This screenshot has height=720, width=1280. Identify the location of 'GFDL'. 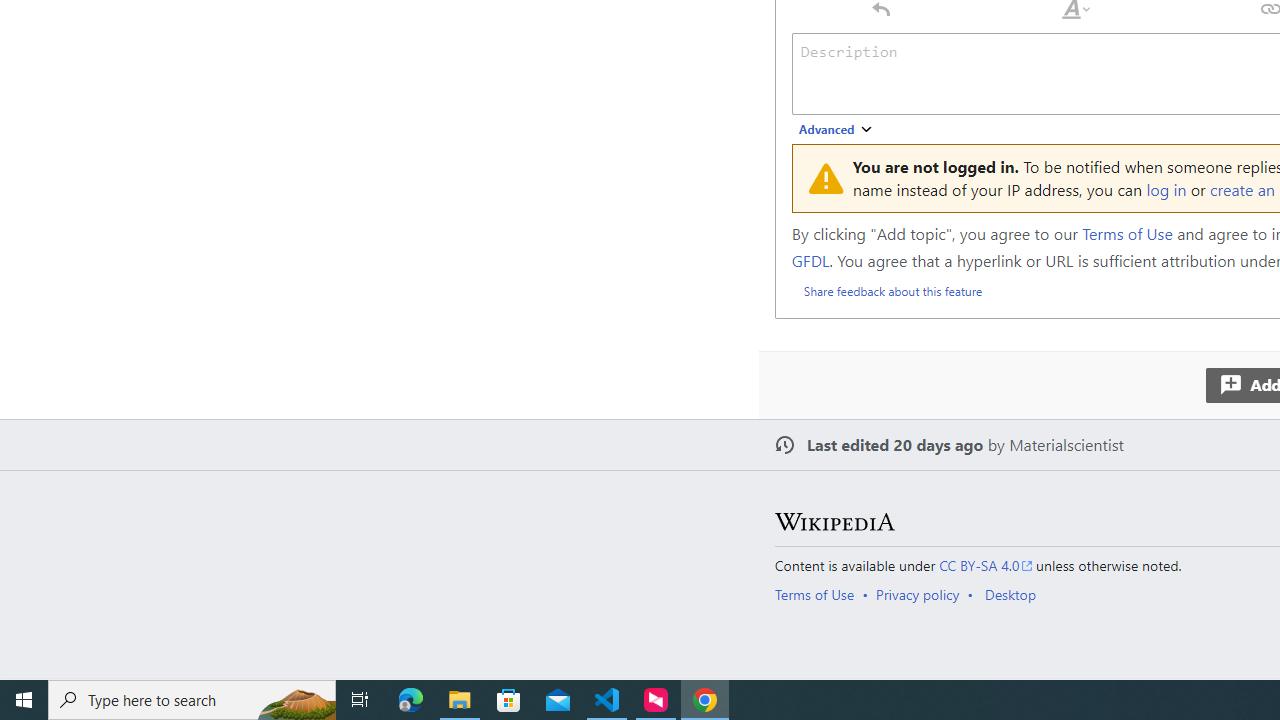
(810, 258).